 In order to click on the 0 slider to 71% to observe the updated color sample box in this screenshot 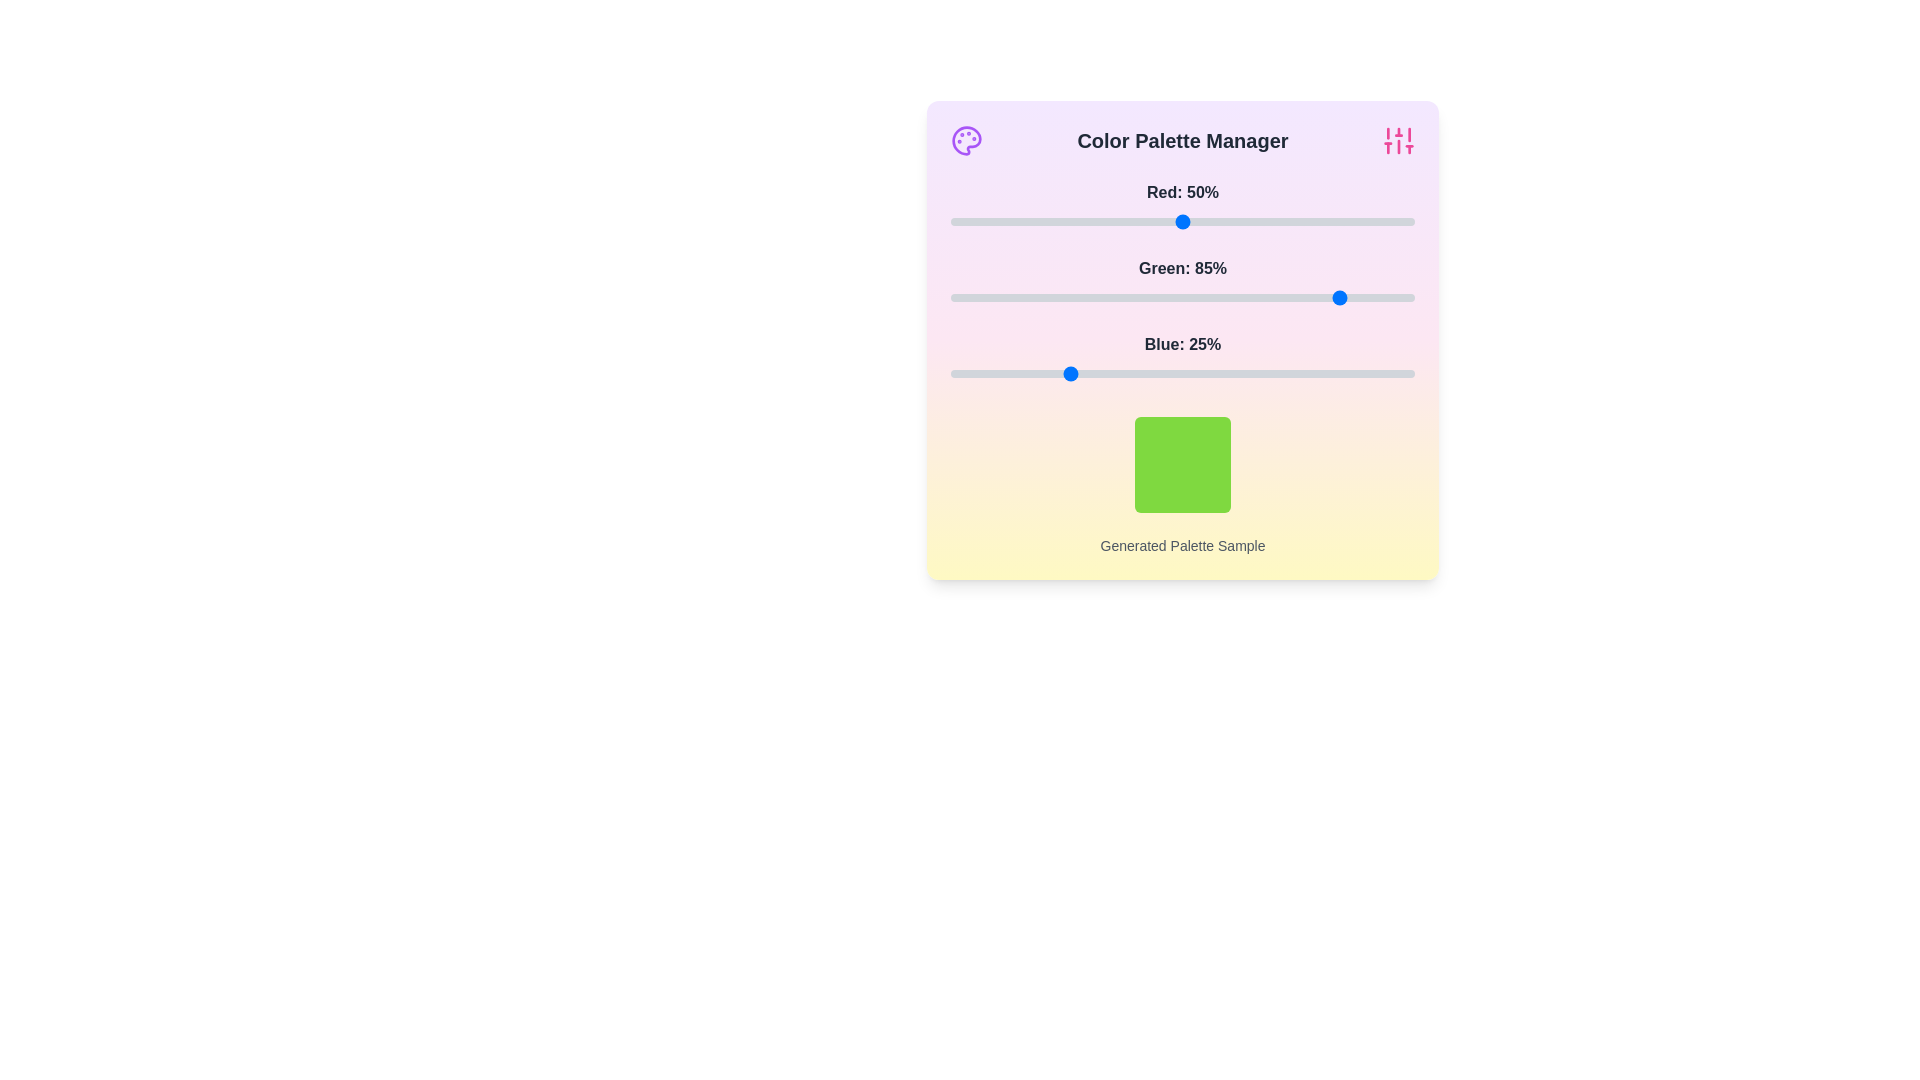, I will do `click(1280, 222)`.